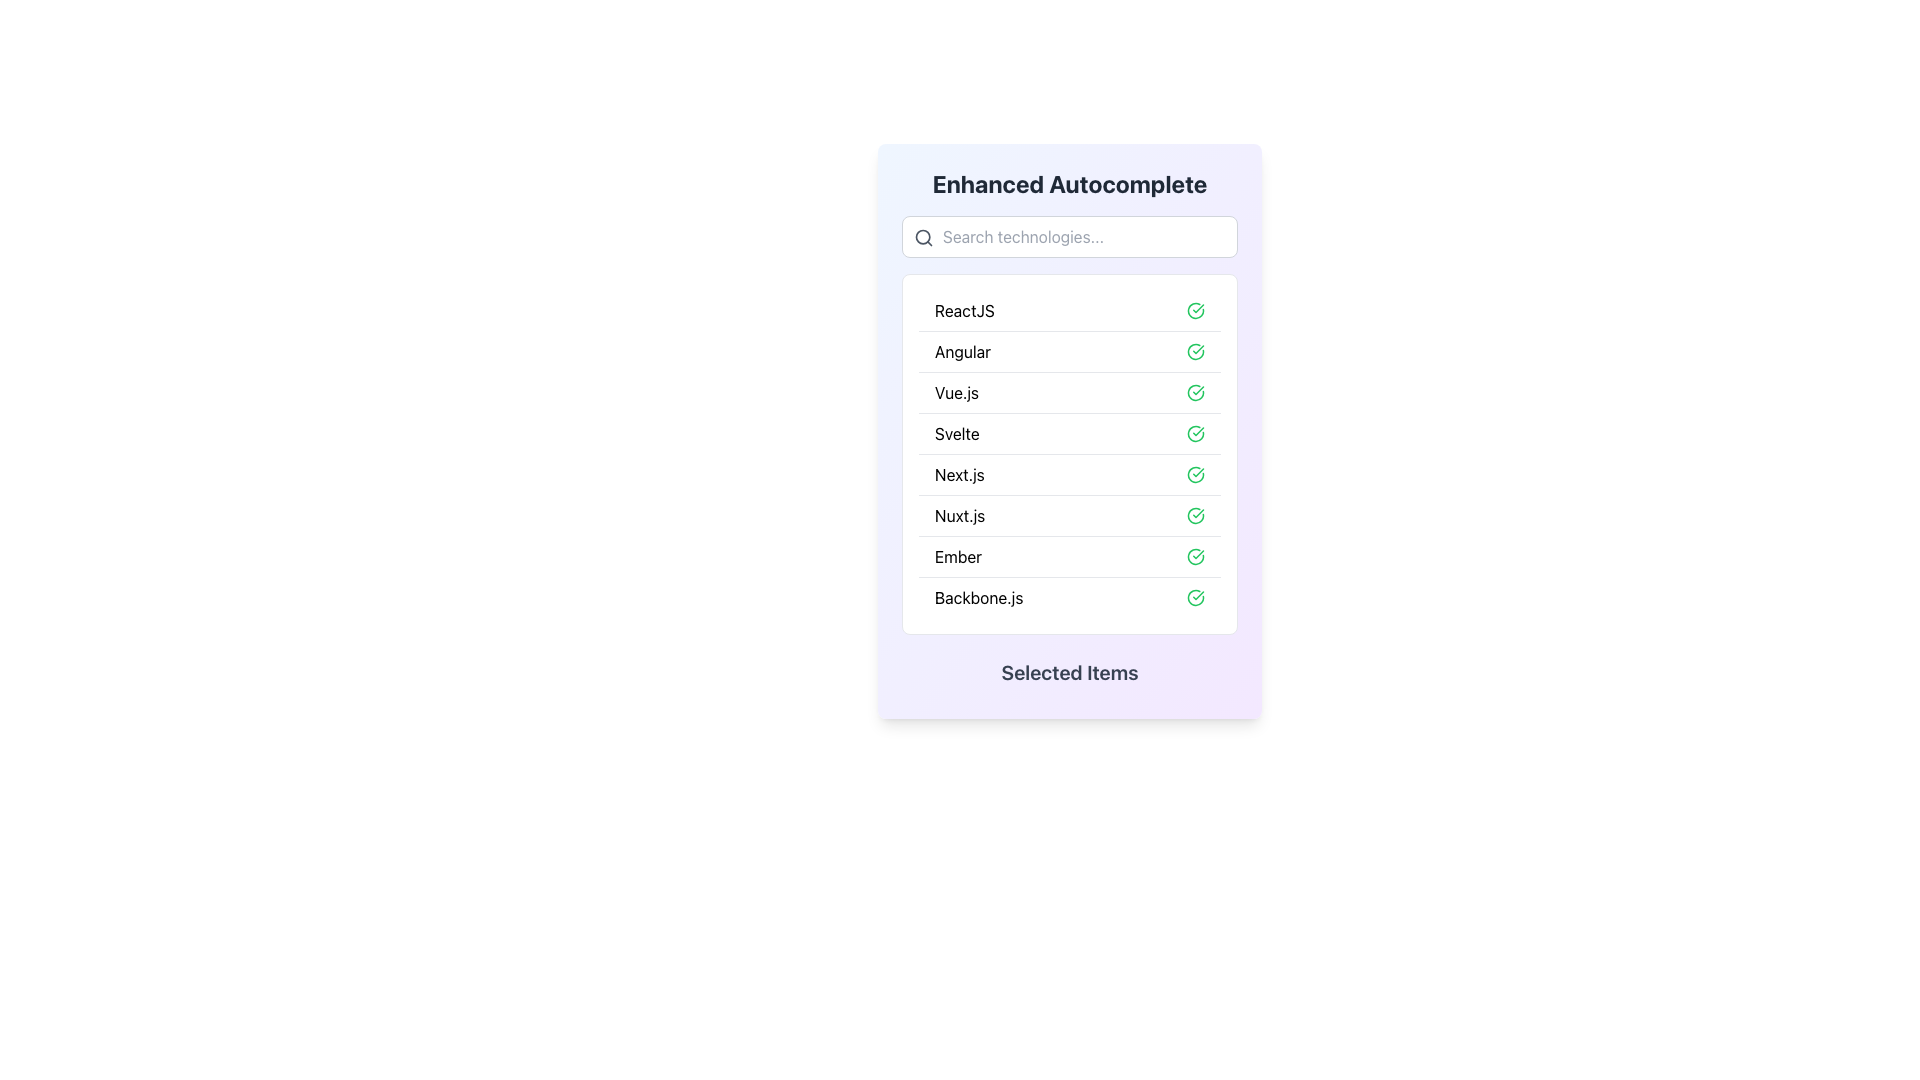 This screenshot has width=1920, height=1080. Describe the element at coordinates (1195, 350) in the screenshot. I see `the positive status icon located to the right of the 'Angular' list entry, indicating selection confirmation` at that location.